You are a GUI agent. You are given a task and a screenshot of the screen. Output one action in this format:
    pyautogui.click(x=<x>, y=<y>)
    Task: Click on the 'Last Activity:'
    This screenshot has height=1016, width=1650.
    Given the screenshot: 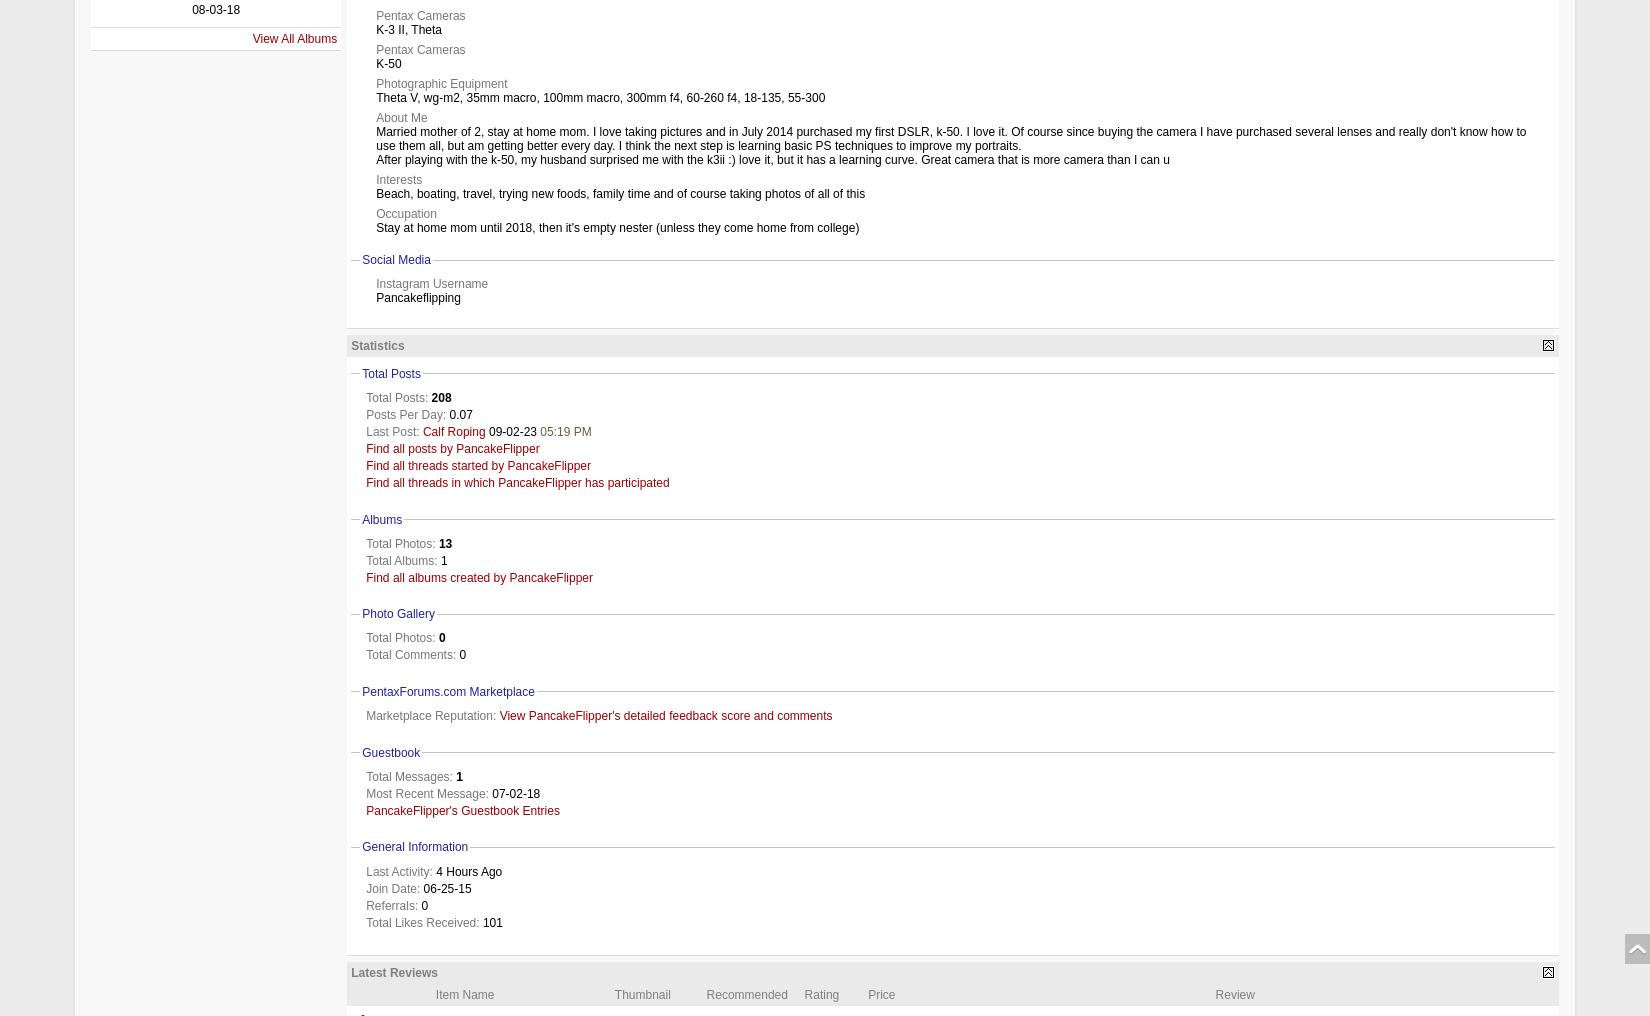 What is the action you would take?
    pyautogui.click(x=398, y=871)
    